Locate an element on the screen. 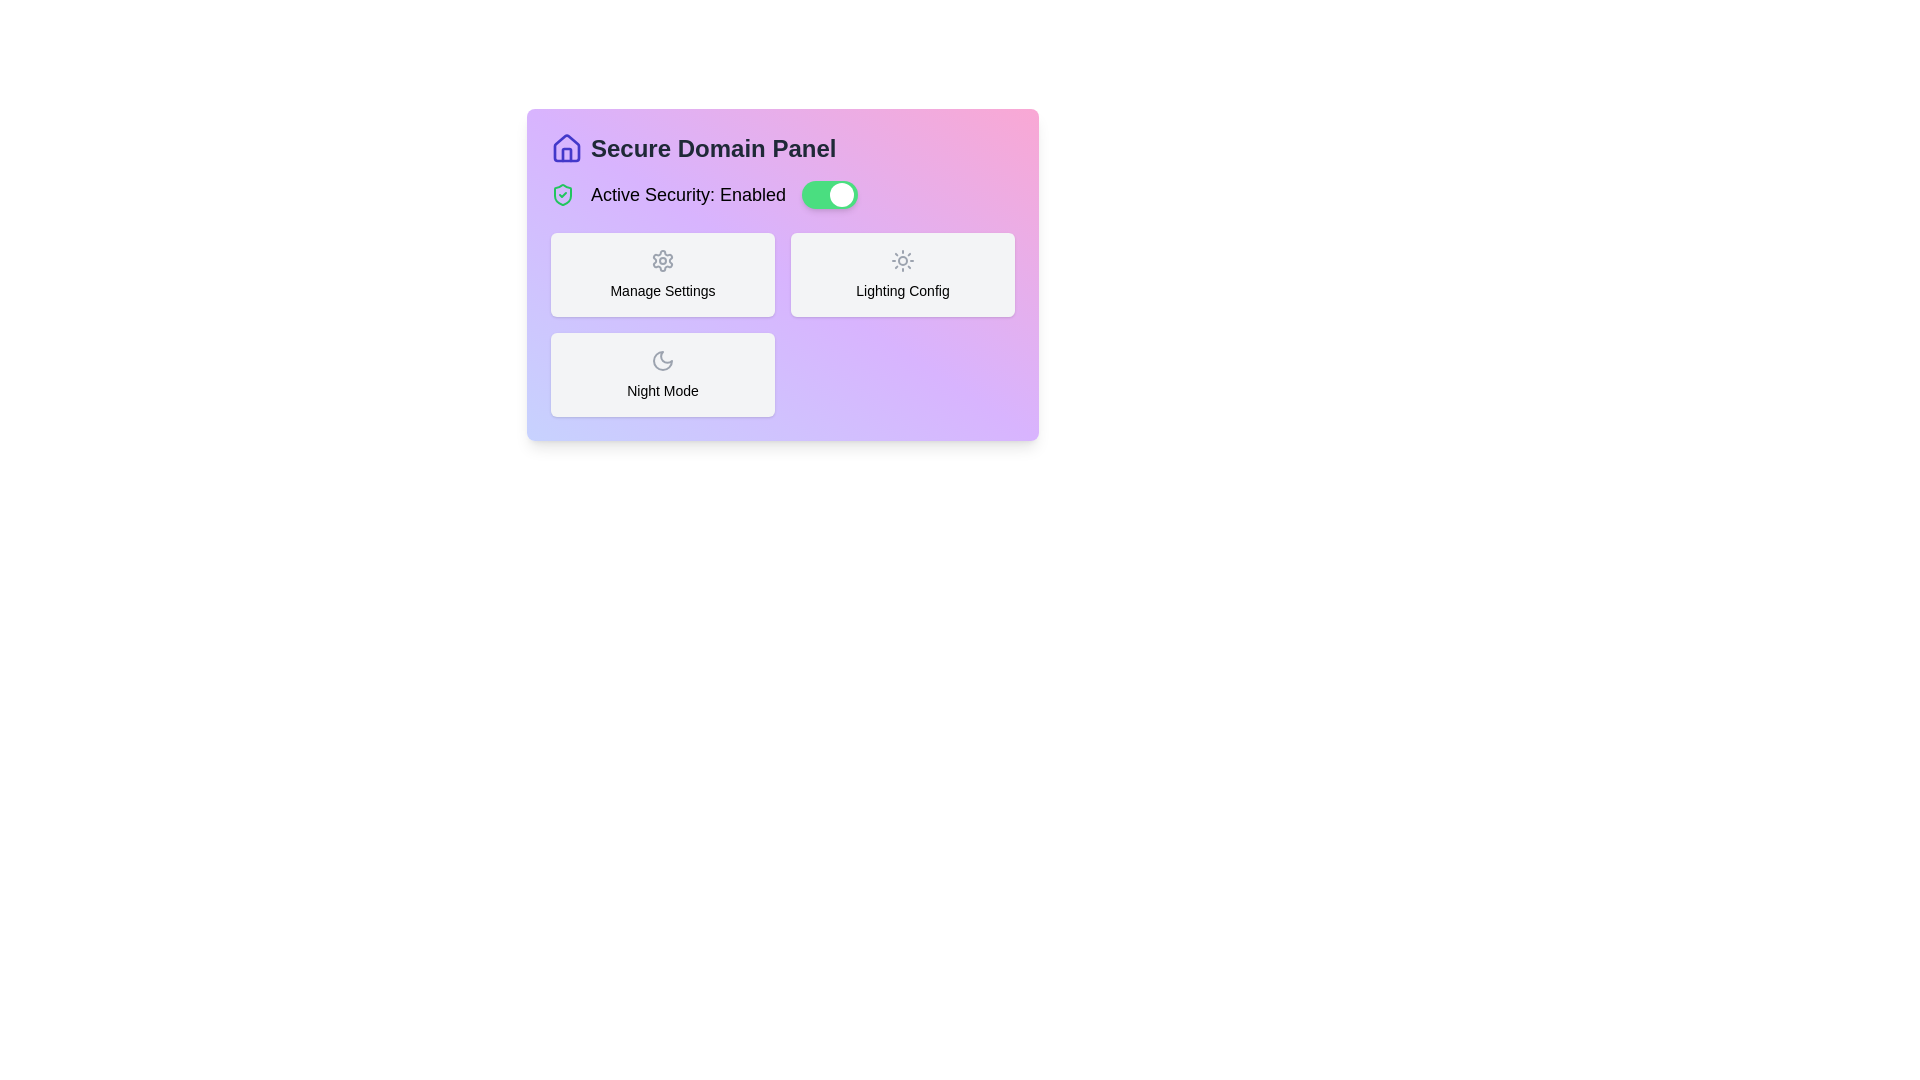 This screenshot has height=1080, width=1920. the 'Manage Settings' text label, which is styled in dark gray on a light gray background and is centered within a rectangular button with a gear icon above it is located at coordinates (662, 290).